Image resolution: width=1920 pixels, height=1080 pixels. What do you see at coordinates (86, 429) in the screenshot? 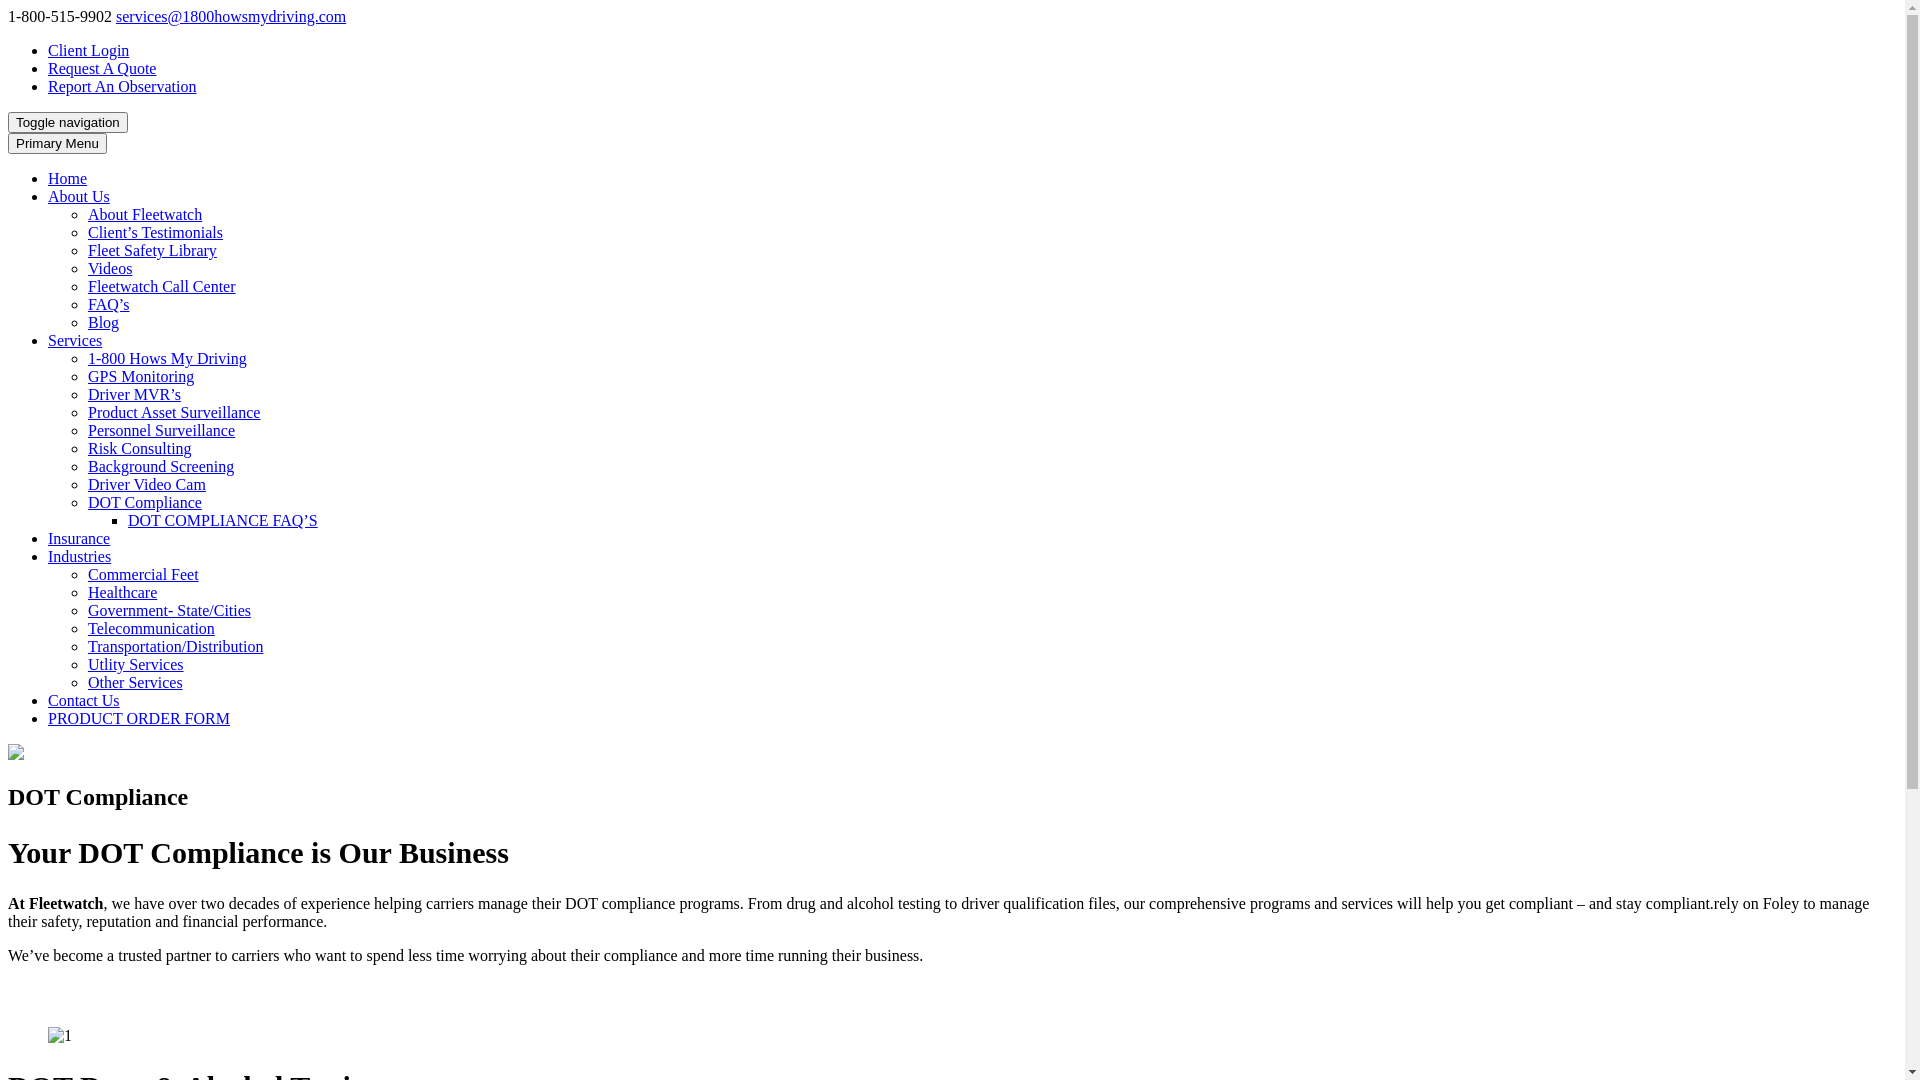
I see `'Personnel Surveillance'` at bounding box center [86, 429].